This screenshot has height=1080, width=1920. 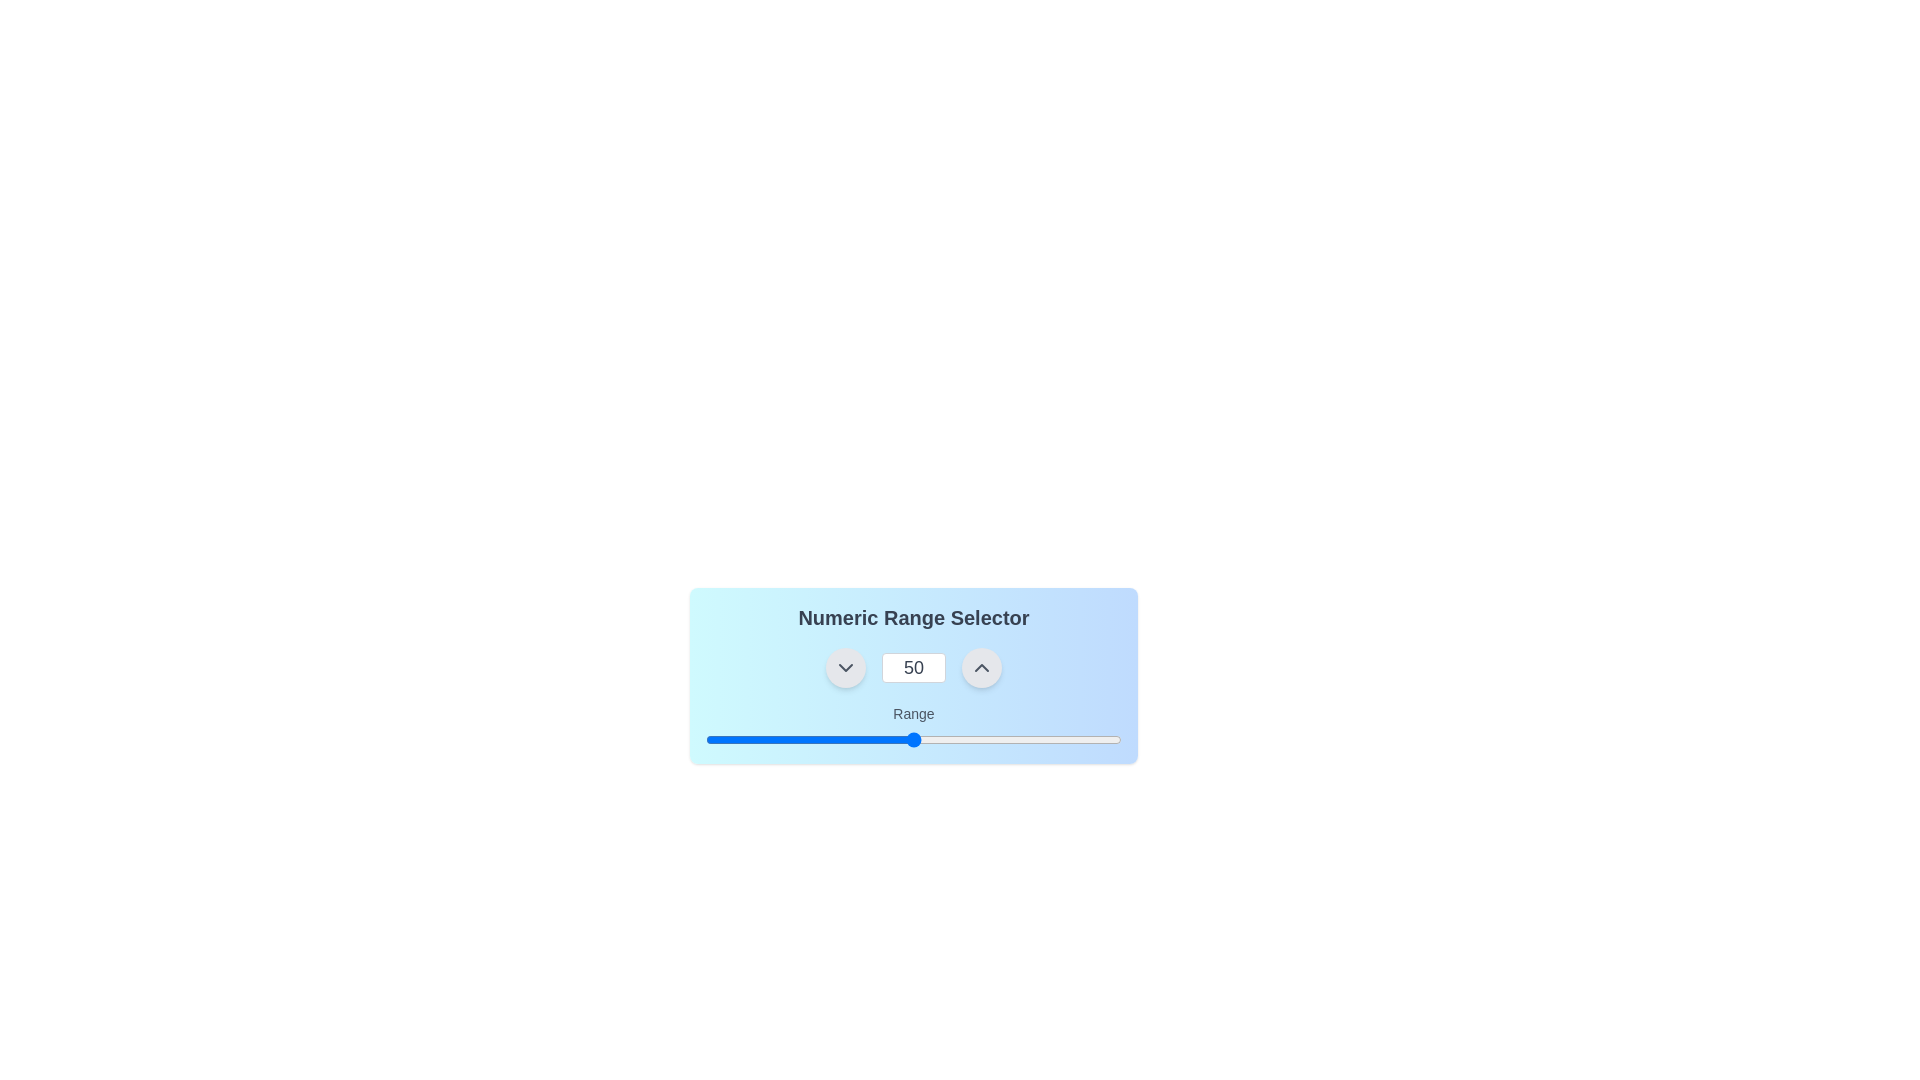 I want to click on the slider, so click(x=880, y=740).